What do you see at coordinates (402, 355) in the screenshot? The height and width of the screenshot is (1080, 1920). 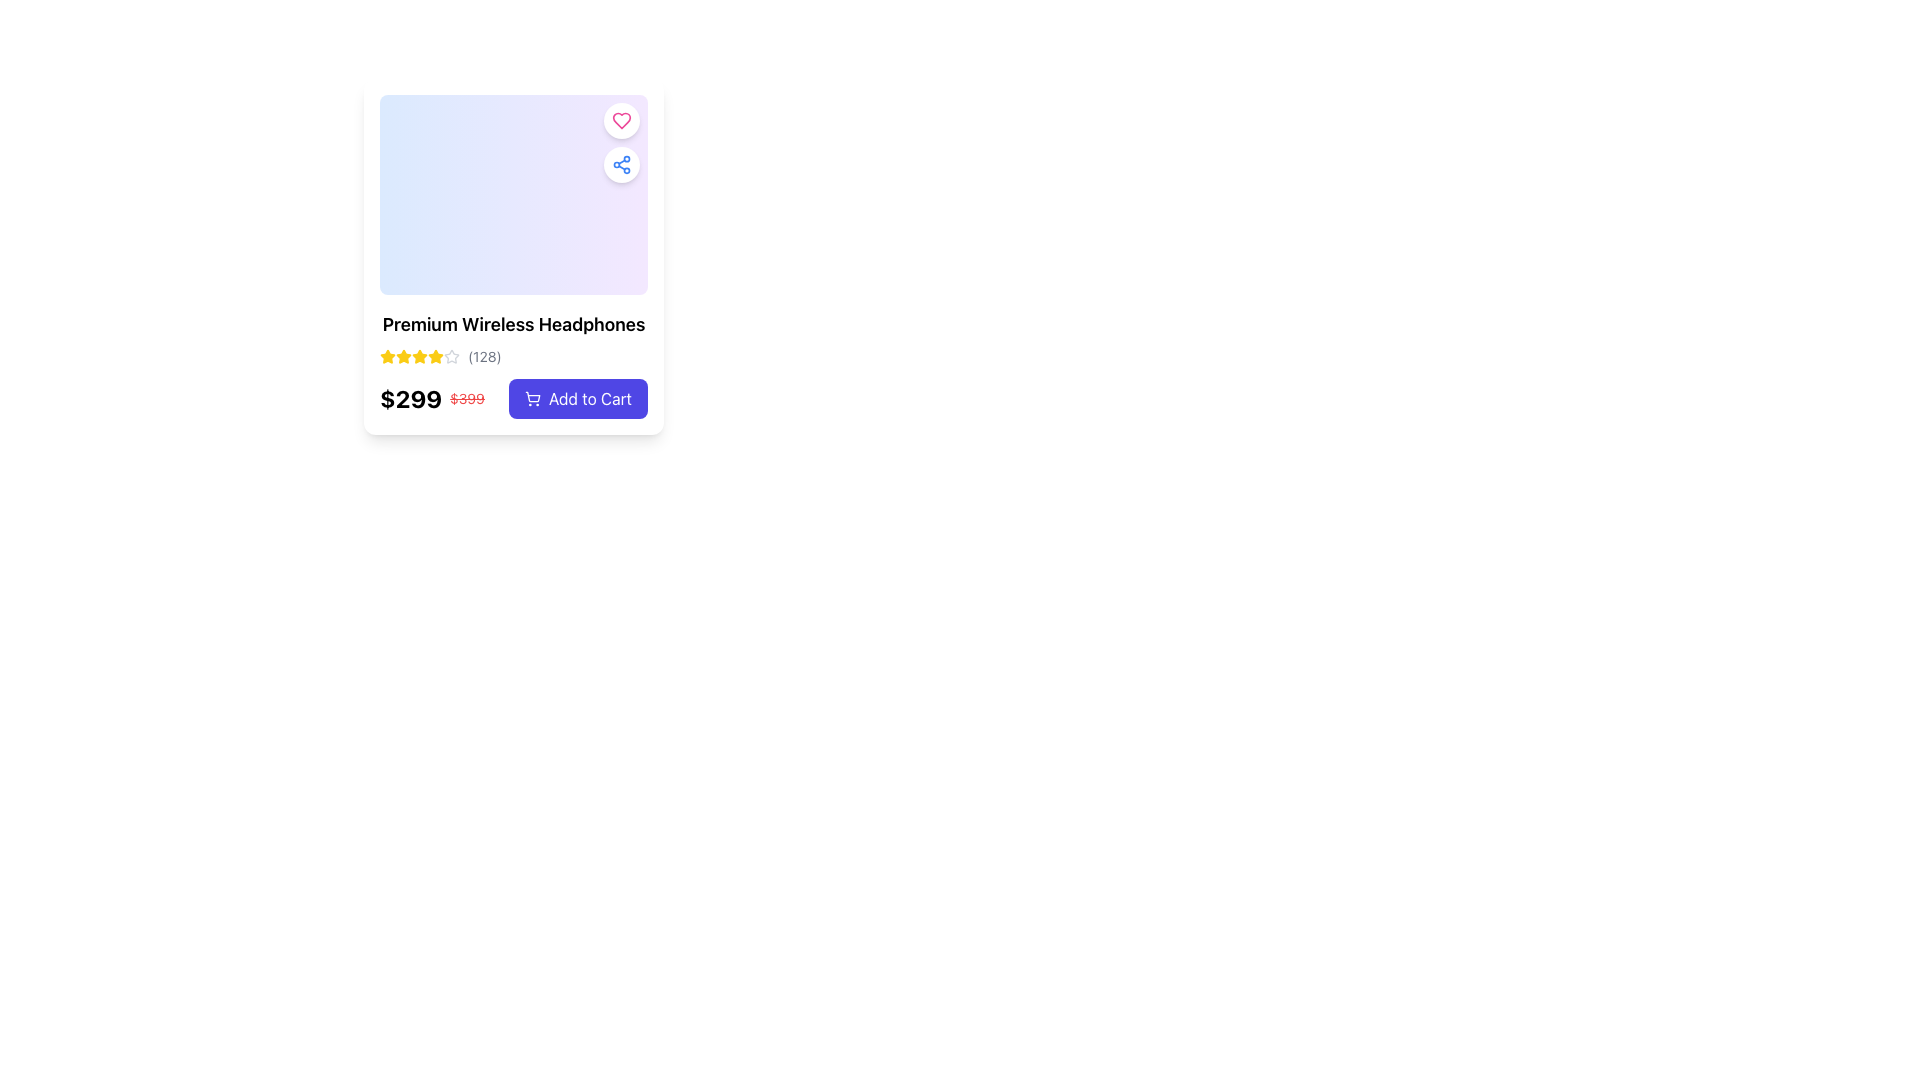 I see `the first star icon in the rating system to interact with the rating for the associated product` at bounding box center [402, 355].